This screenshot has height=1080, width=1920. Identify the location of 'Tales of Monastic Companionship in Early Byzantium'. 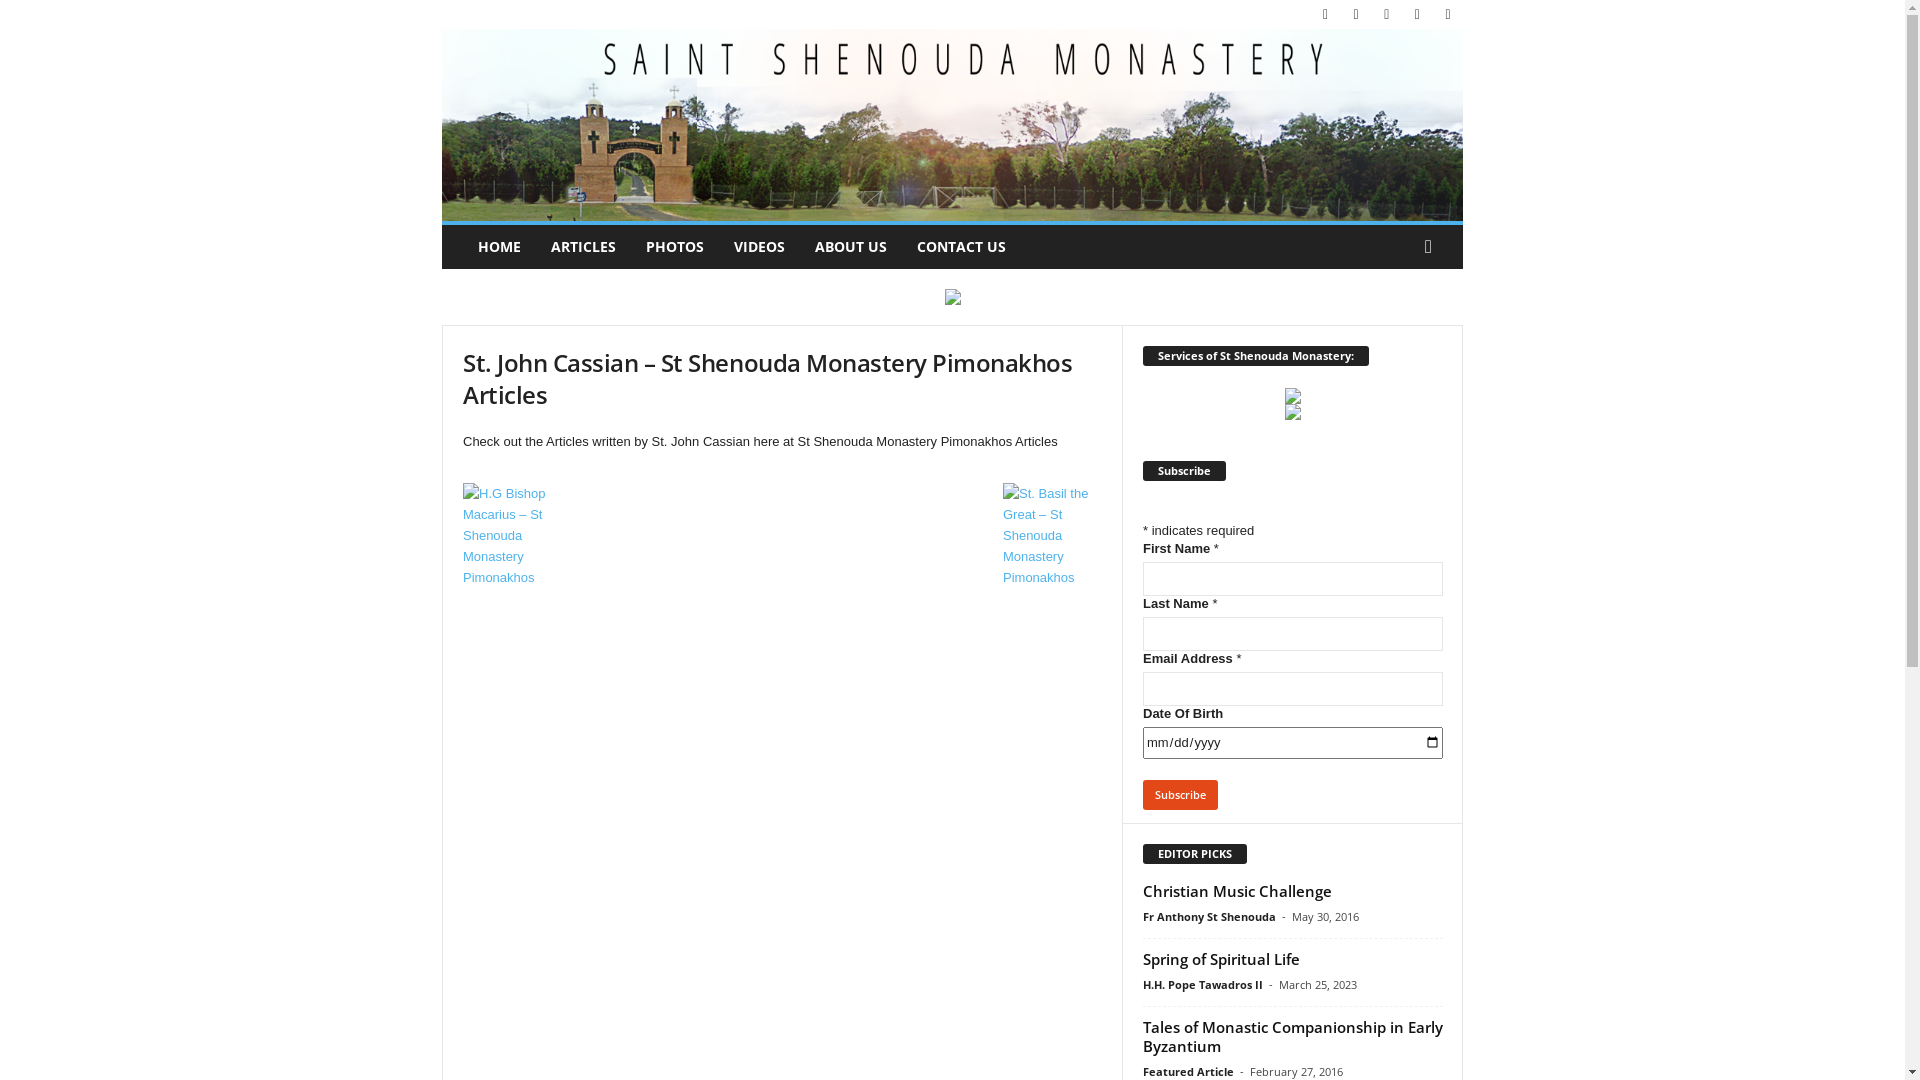
(1292, 1035).